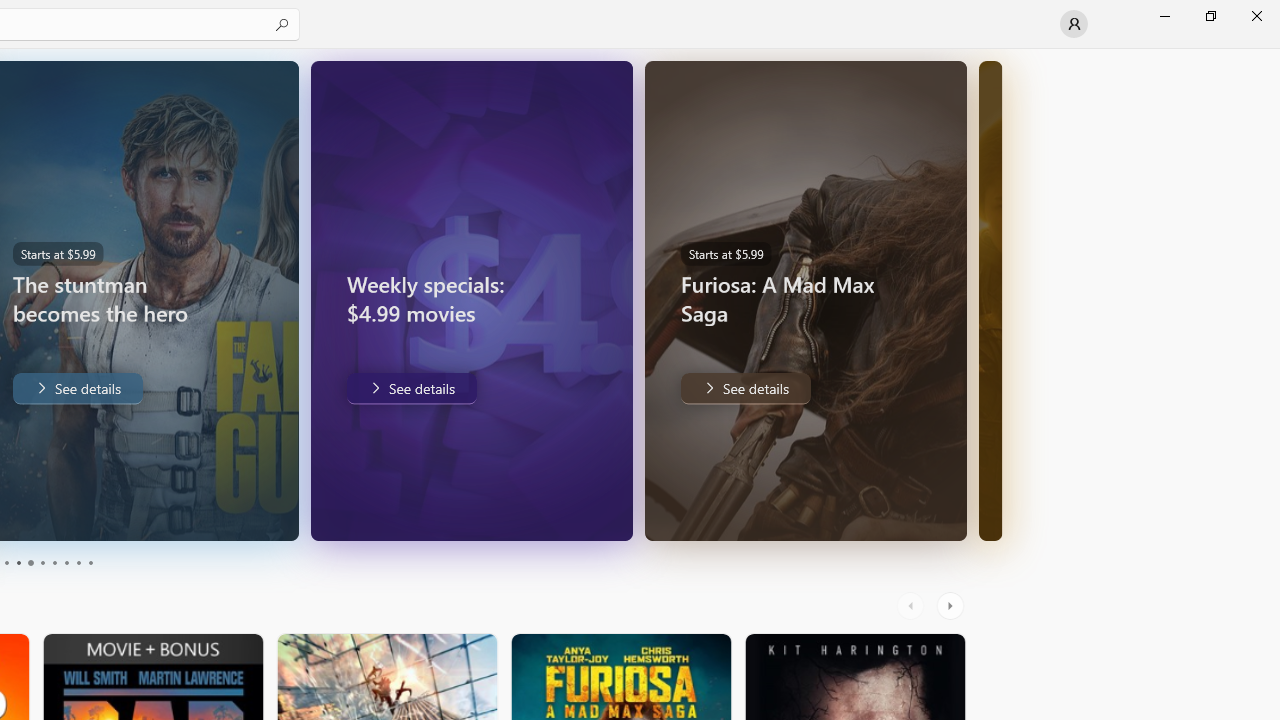 Image resolution: width=1280 pixels, height=720 pixels. I want to click on 'Page 10', so click(89, 563).